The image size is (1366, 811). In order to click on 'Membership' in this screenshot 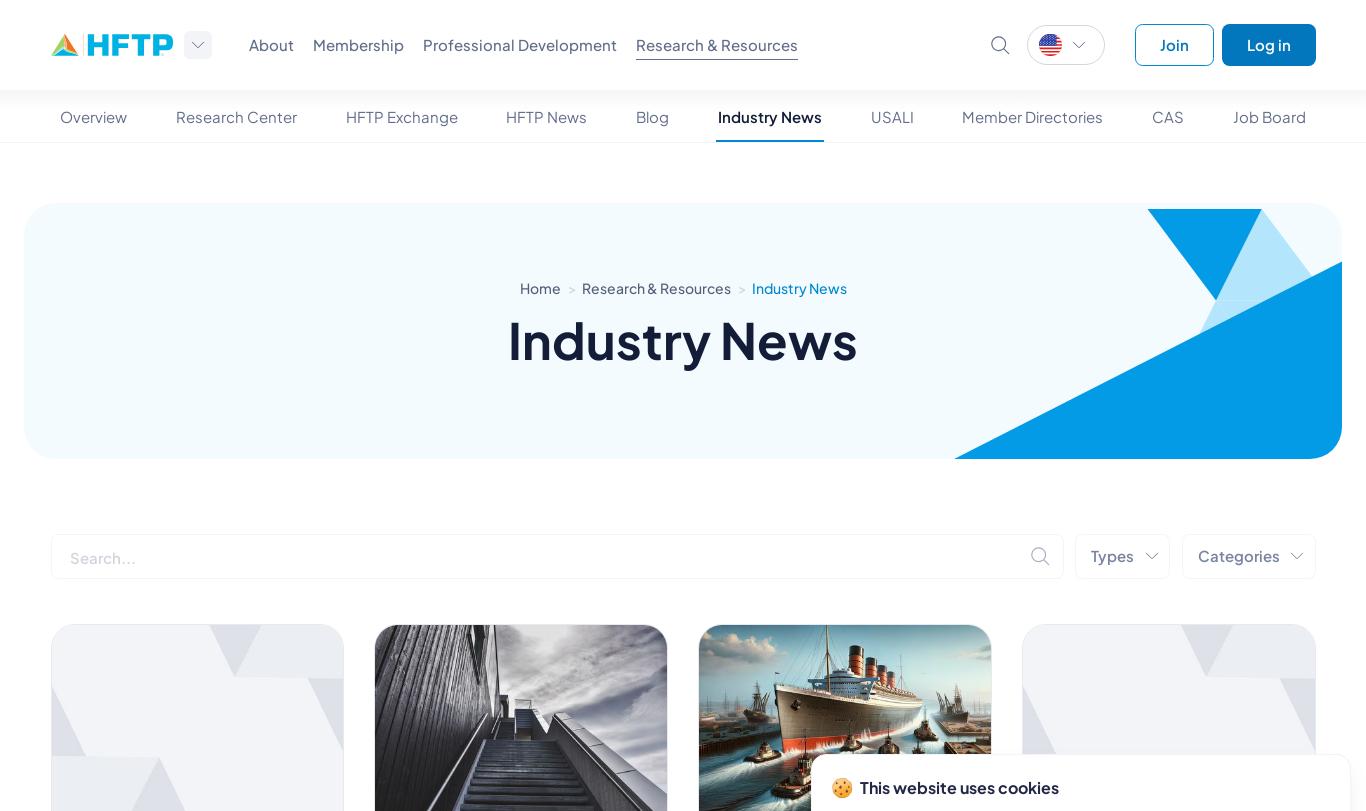, I will do `click(357, 44)`.